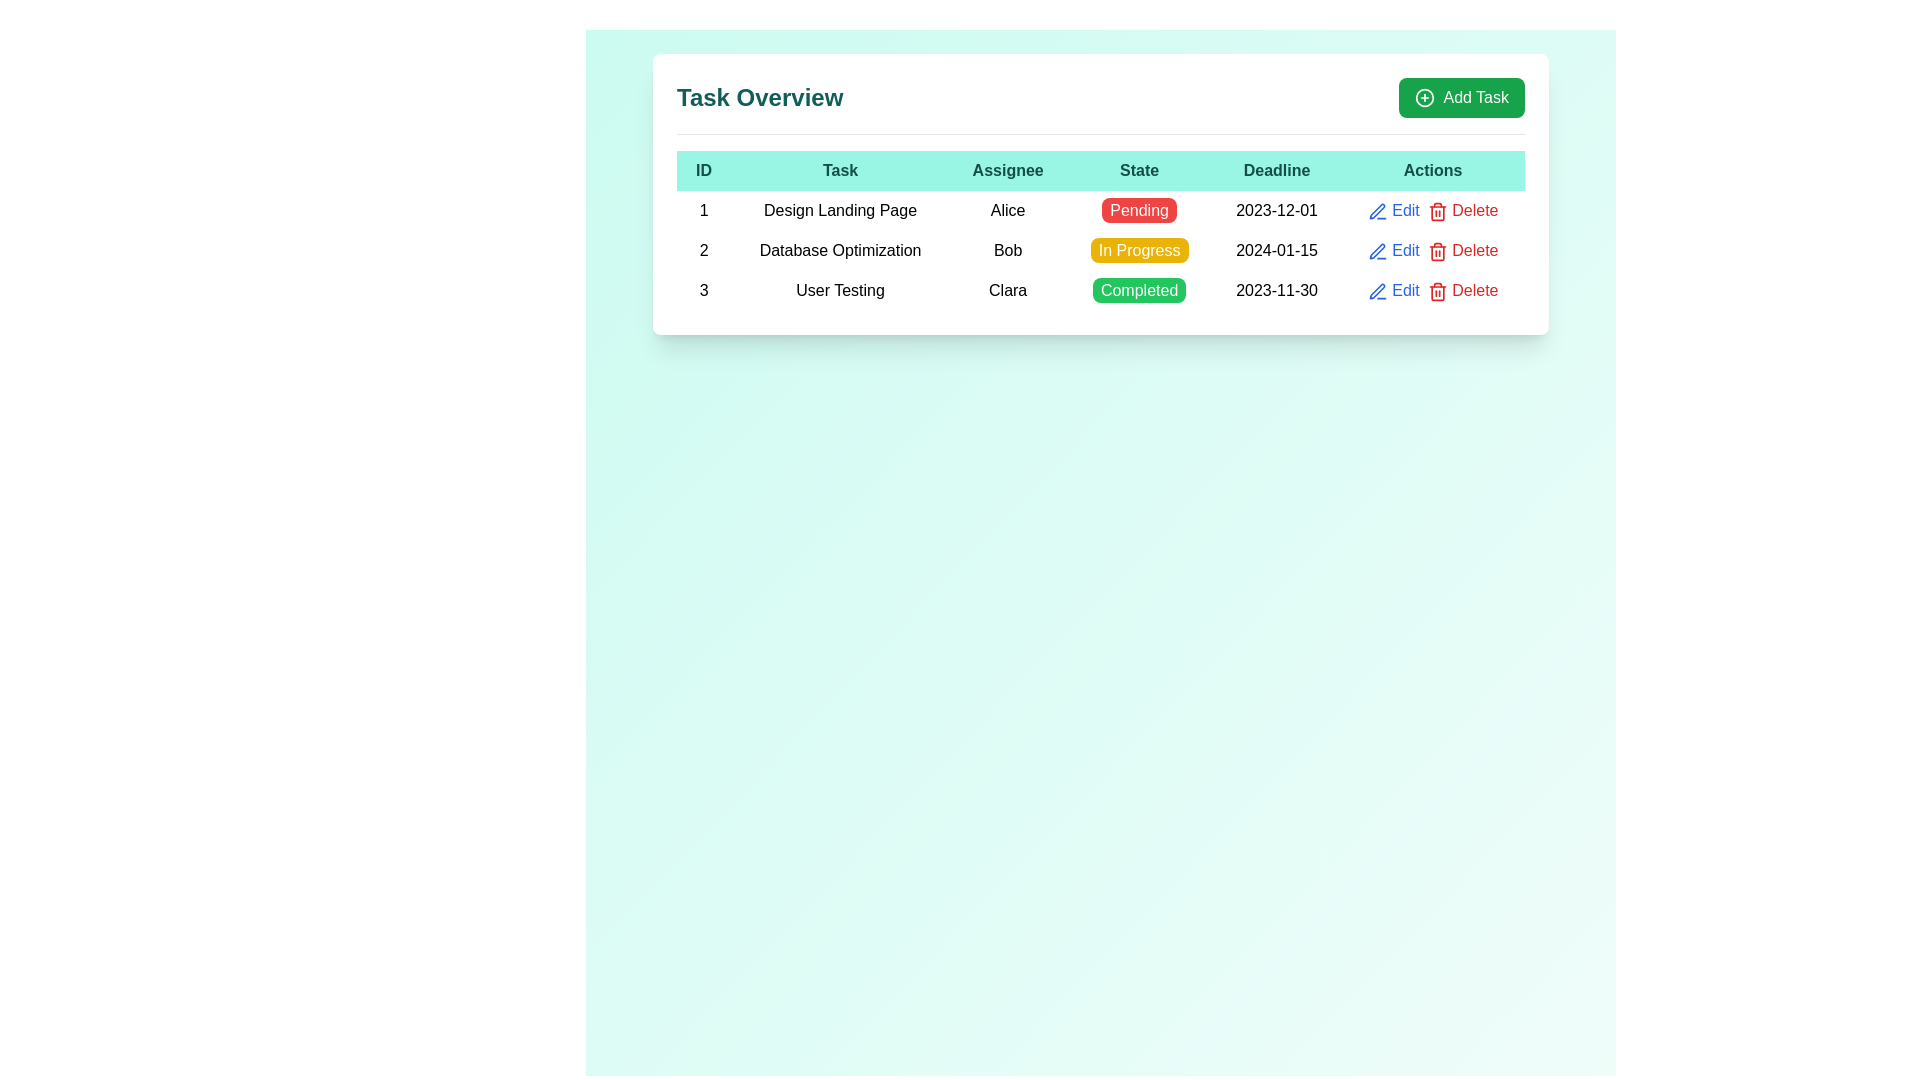 The image size is (1920, 1080). Describe the element at coordinates (704, 249) in the screenshot. I see `the text label displaying the number '2' in the first column of the second row of the 'Task Overview' table` at that location.